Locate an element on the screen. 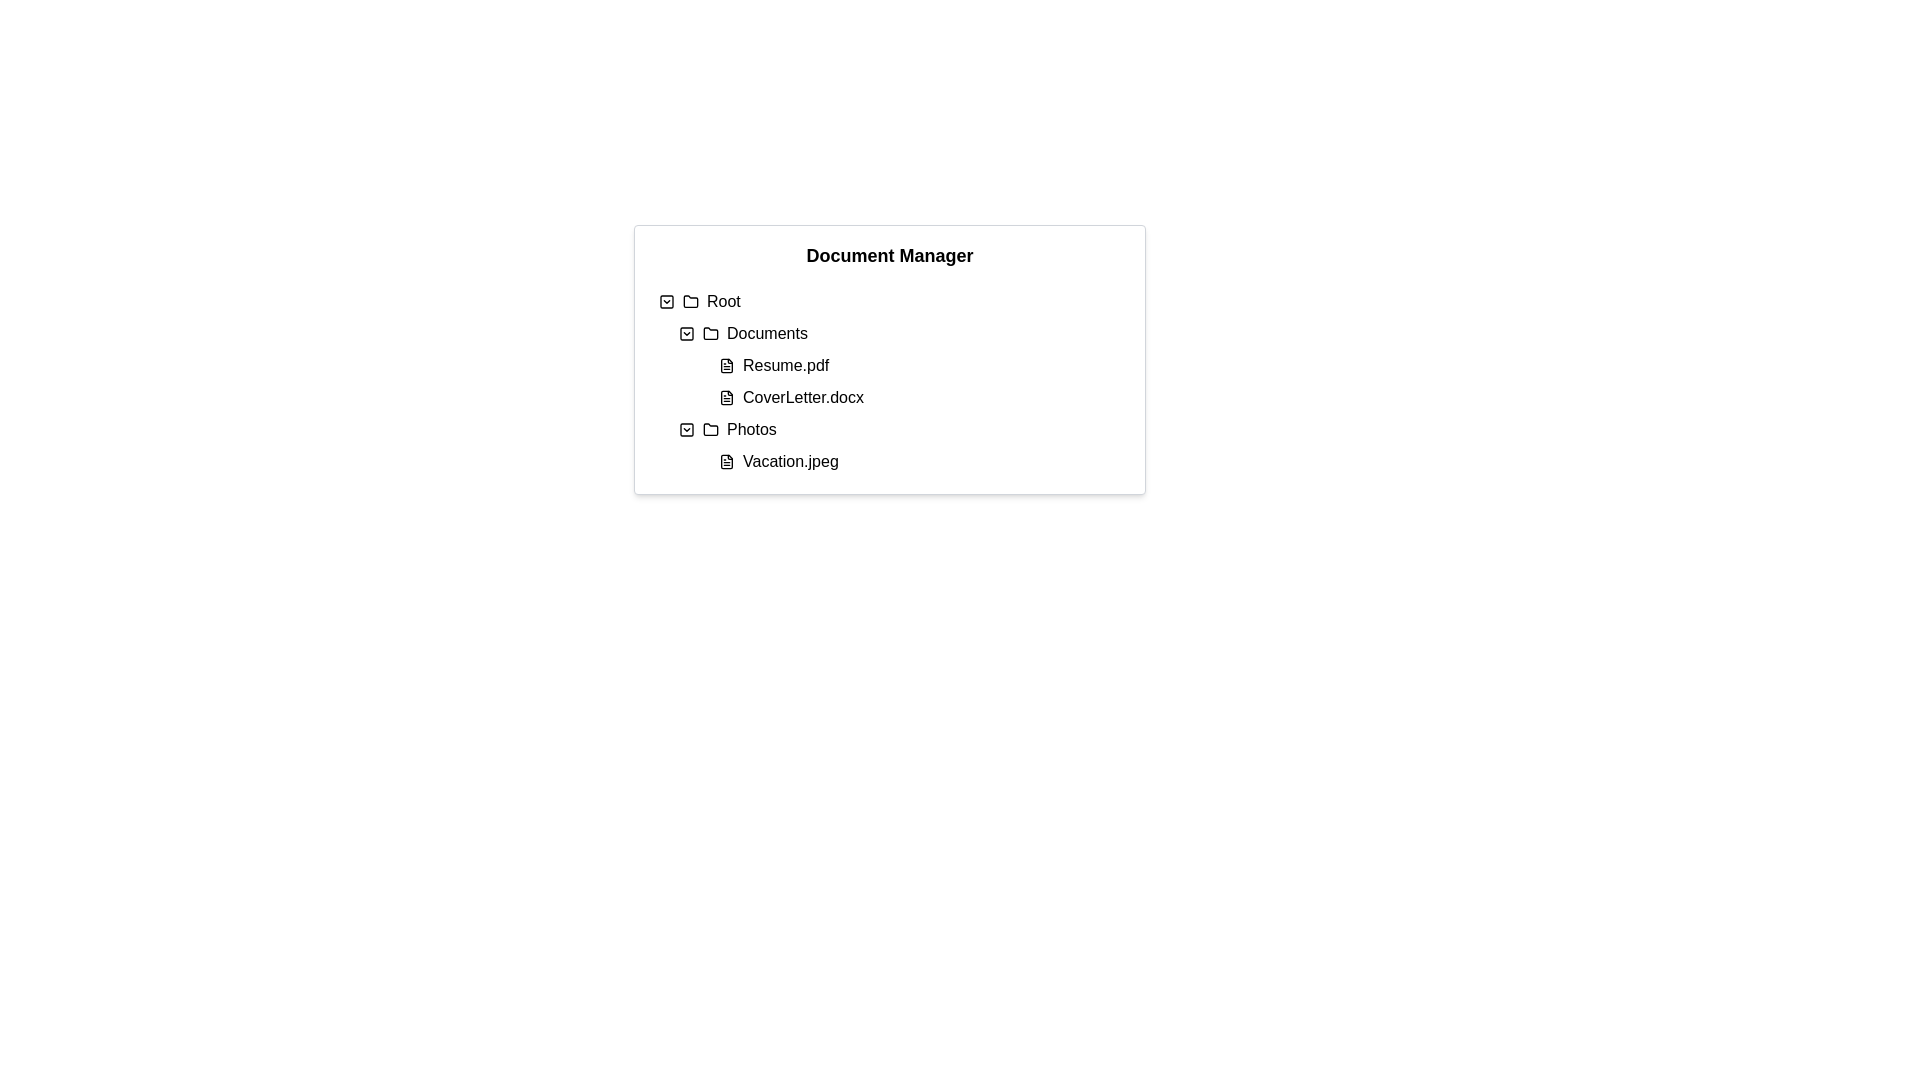 The height and width of the screenshot is (1080, 1920). the text label displaying 'Root', which is in bold font and positioned to the right of a folder icon within the 'Document Manager' section is located at coordinates (722, 301).